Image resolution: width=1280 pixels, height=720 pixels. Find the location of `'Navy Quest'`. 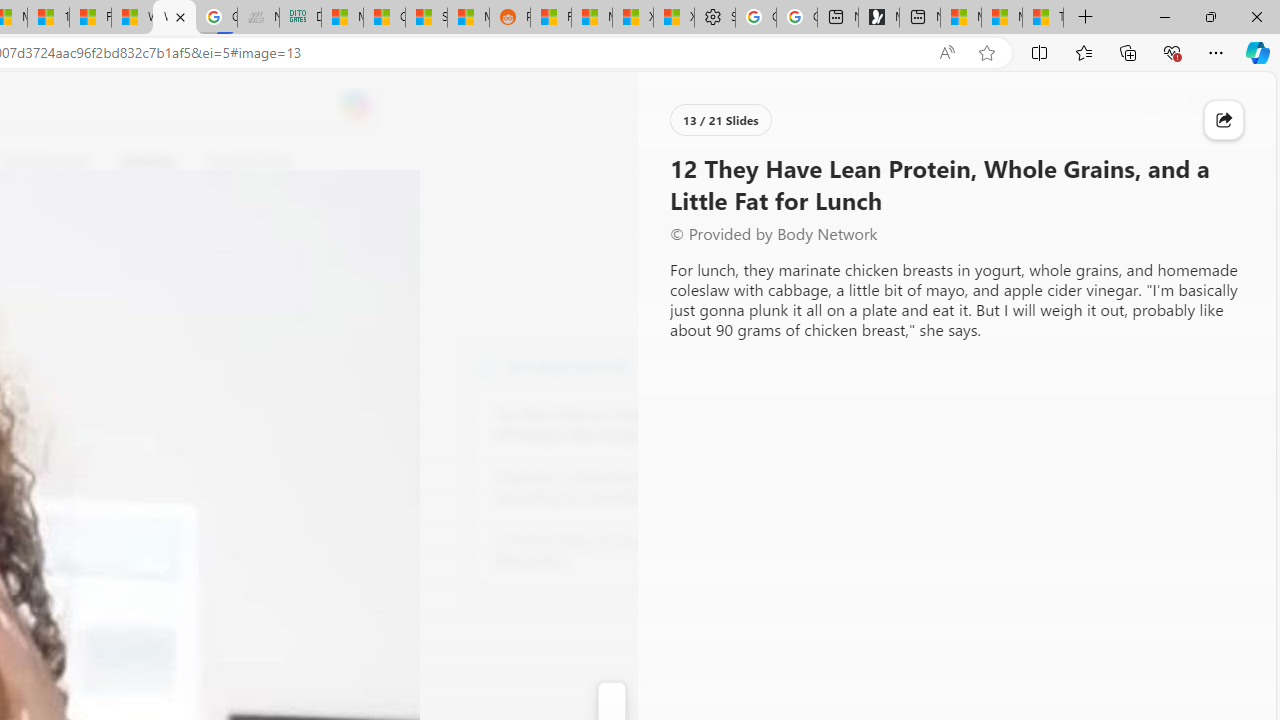

'Navy Quest' is located at coordinates (257, 17).